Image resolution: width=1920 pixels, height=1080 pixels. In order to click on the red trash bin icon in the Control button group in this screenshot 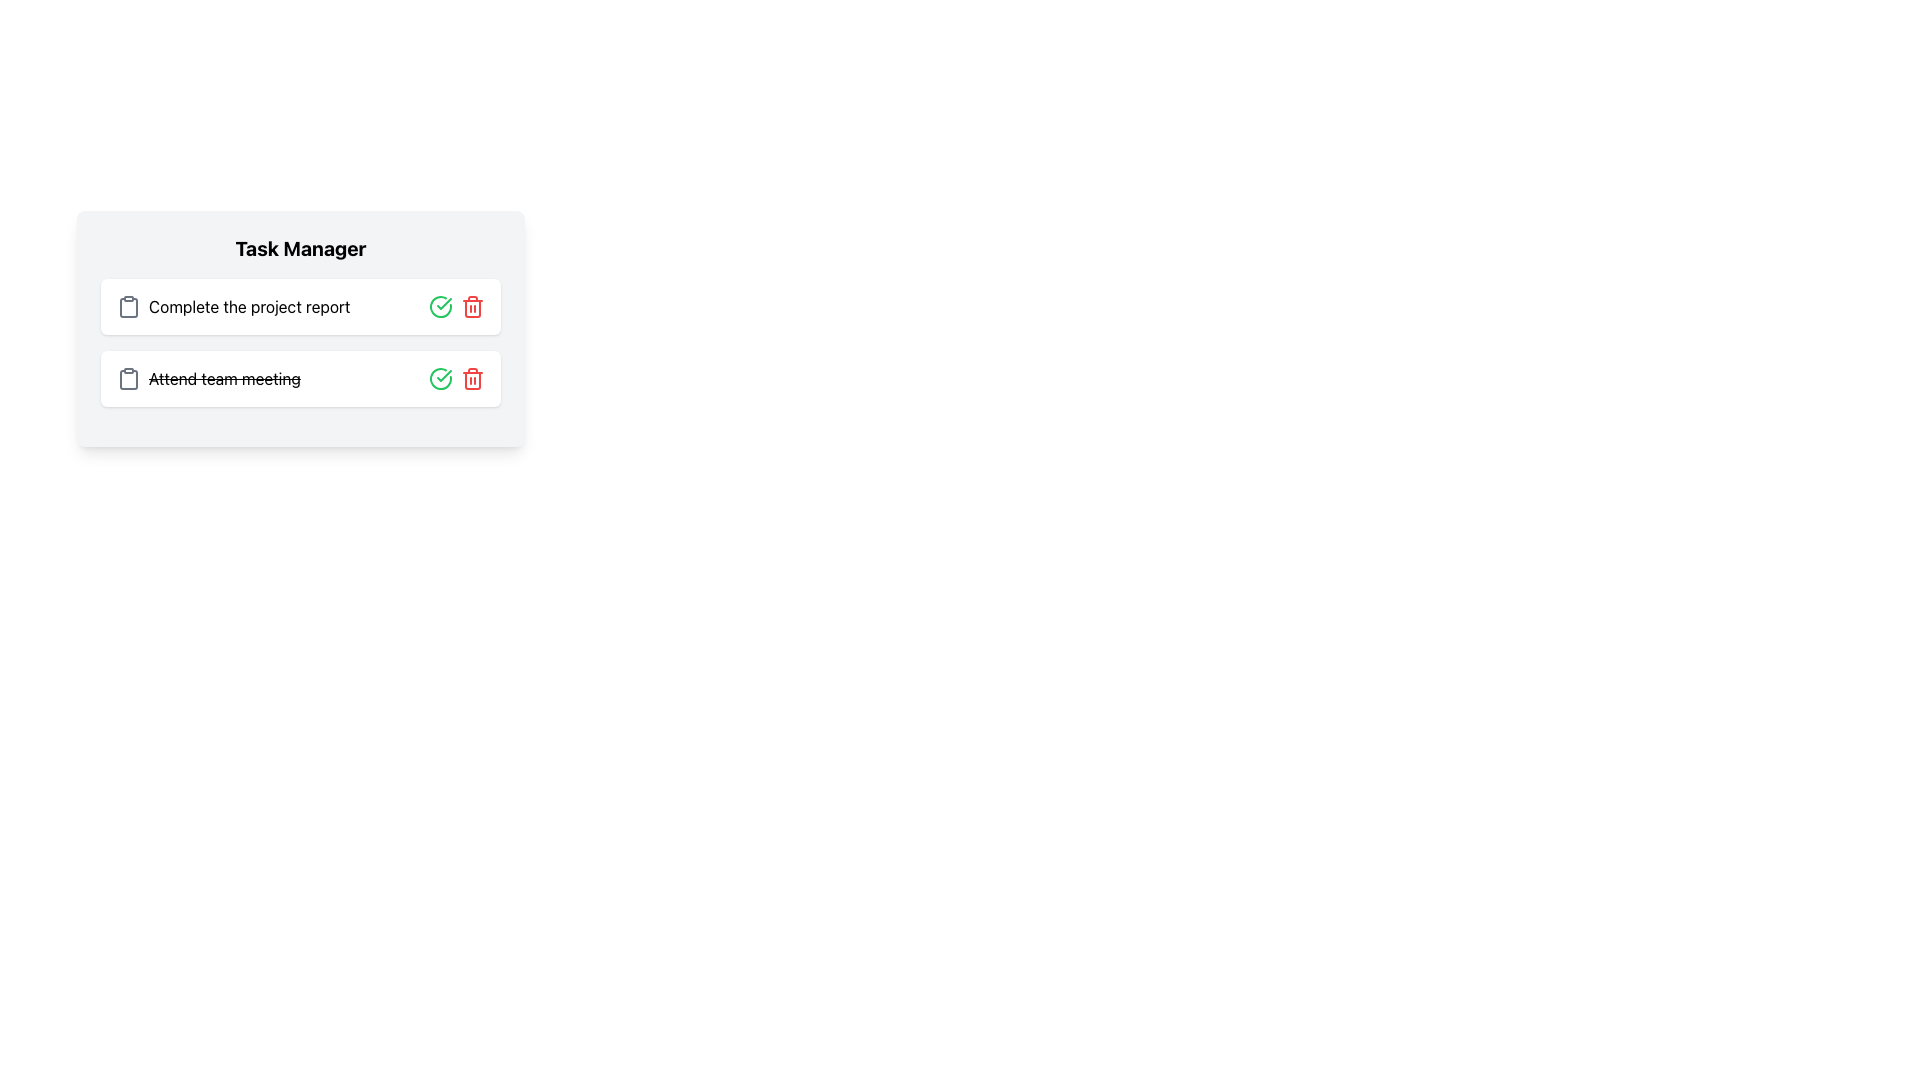, I will do `click(455, 378)`.